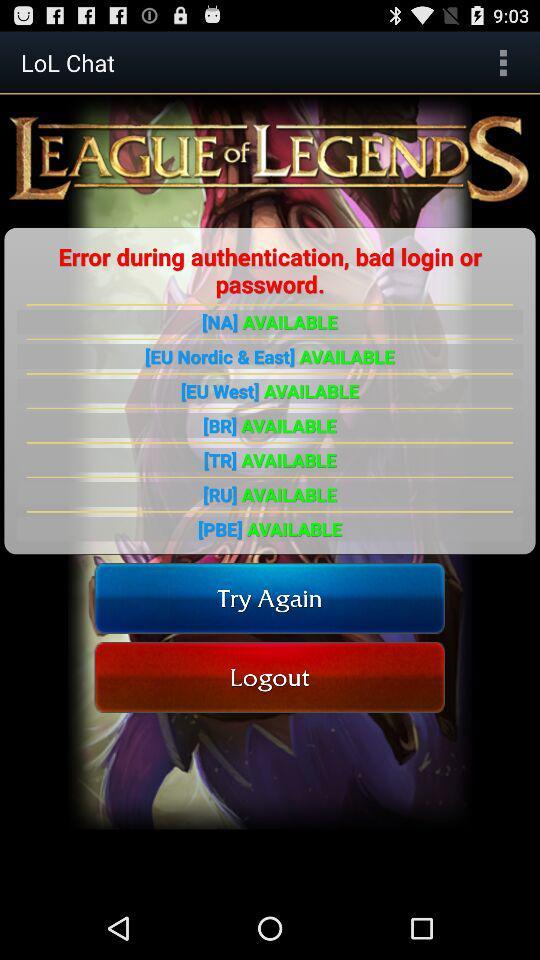 Image resolution: width=540 pixels, height=960 pixels. Describe the element at coordinates (269, 598) in the screenshot. I see `the item above logout button` at that location.